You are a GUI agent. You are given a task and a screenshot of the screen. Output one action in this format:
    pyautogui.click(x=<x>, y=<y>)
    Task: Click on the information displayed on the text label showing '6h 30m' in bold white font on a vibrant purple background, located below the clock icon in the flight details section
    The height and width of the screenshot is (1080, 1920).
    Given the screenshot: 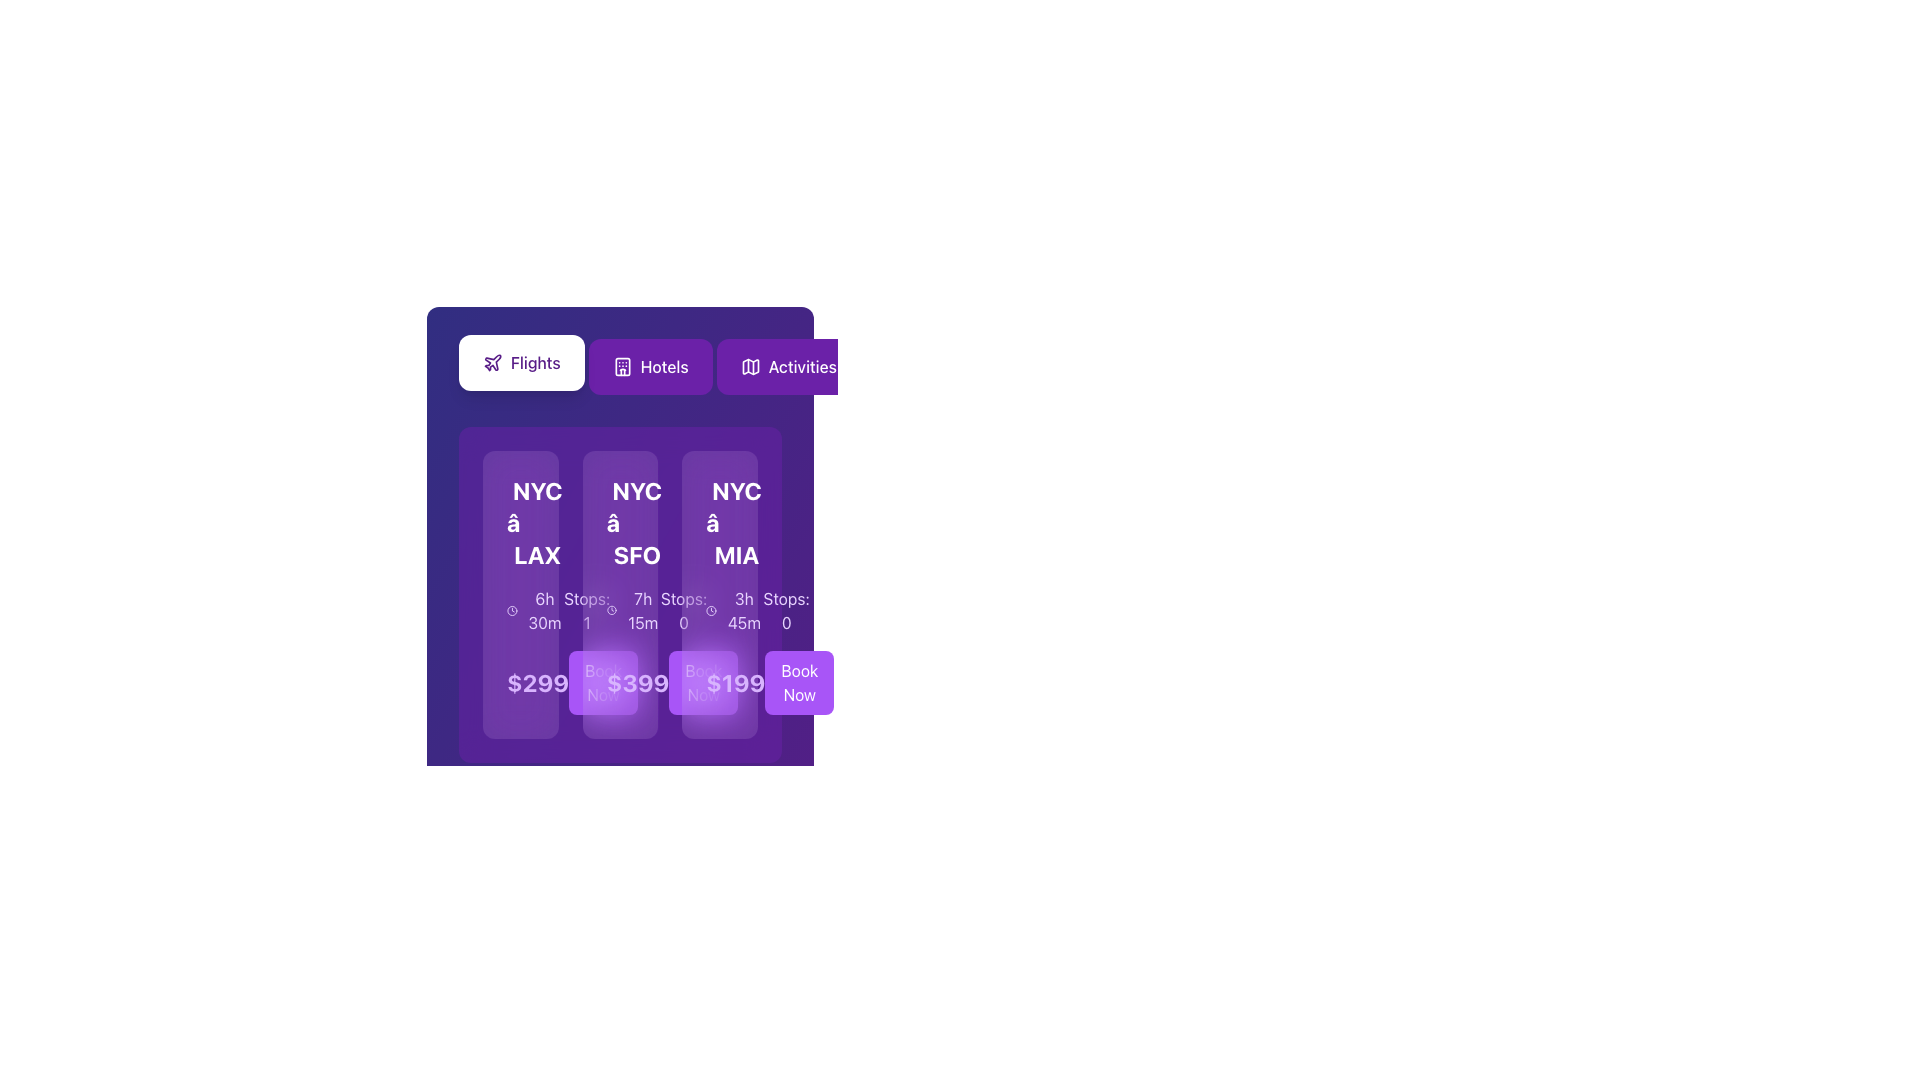 What is the action you would take?
    pyautogui.click(x=544, y=609)
    